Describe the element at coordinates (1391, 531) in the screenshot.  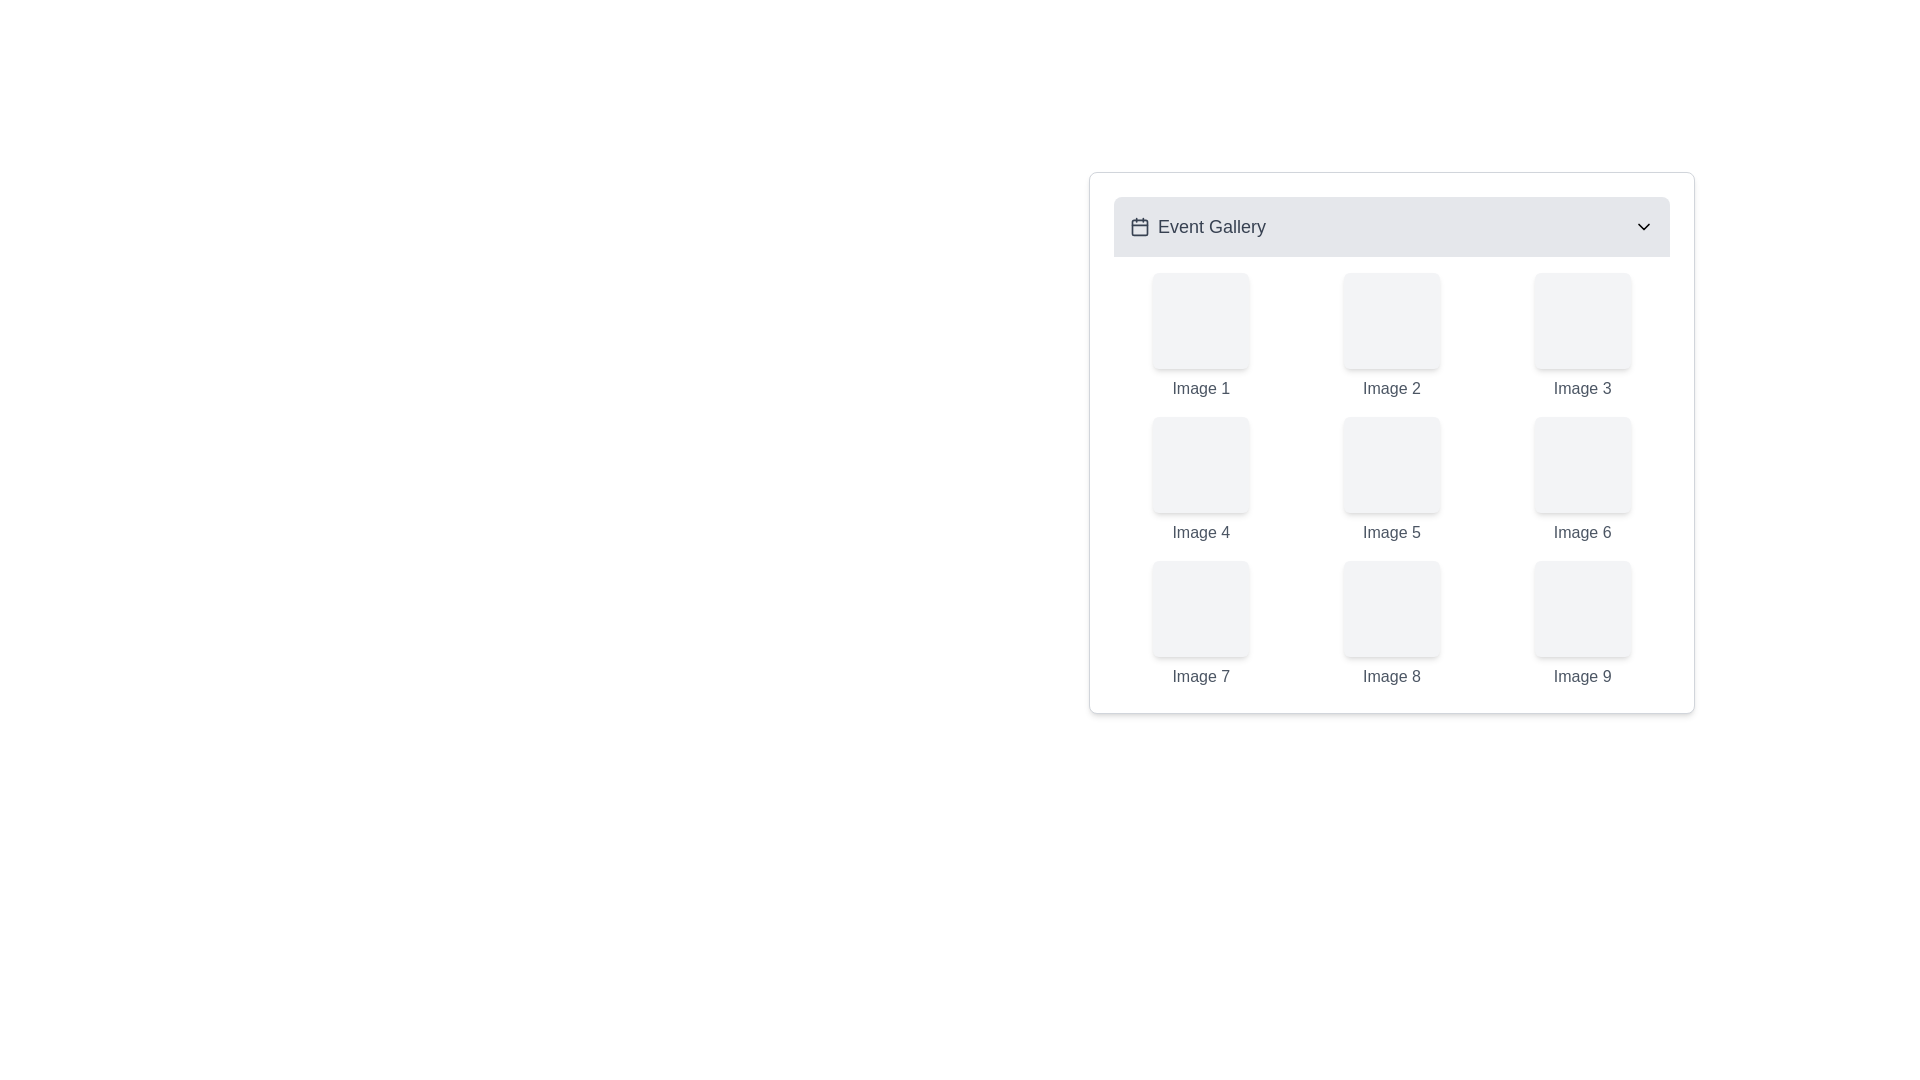
I see `the text label that describes the thumbnail placeholder for 'Image 5', located in the second column of the middle row in a 3x3 grid layout` at that location.